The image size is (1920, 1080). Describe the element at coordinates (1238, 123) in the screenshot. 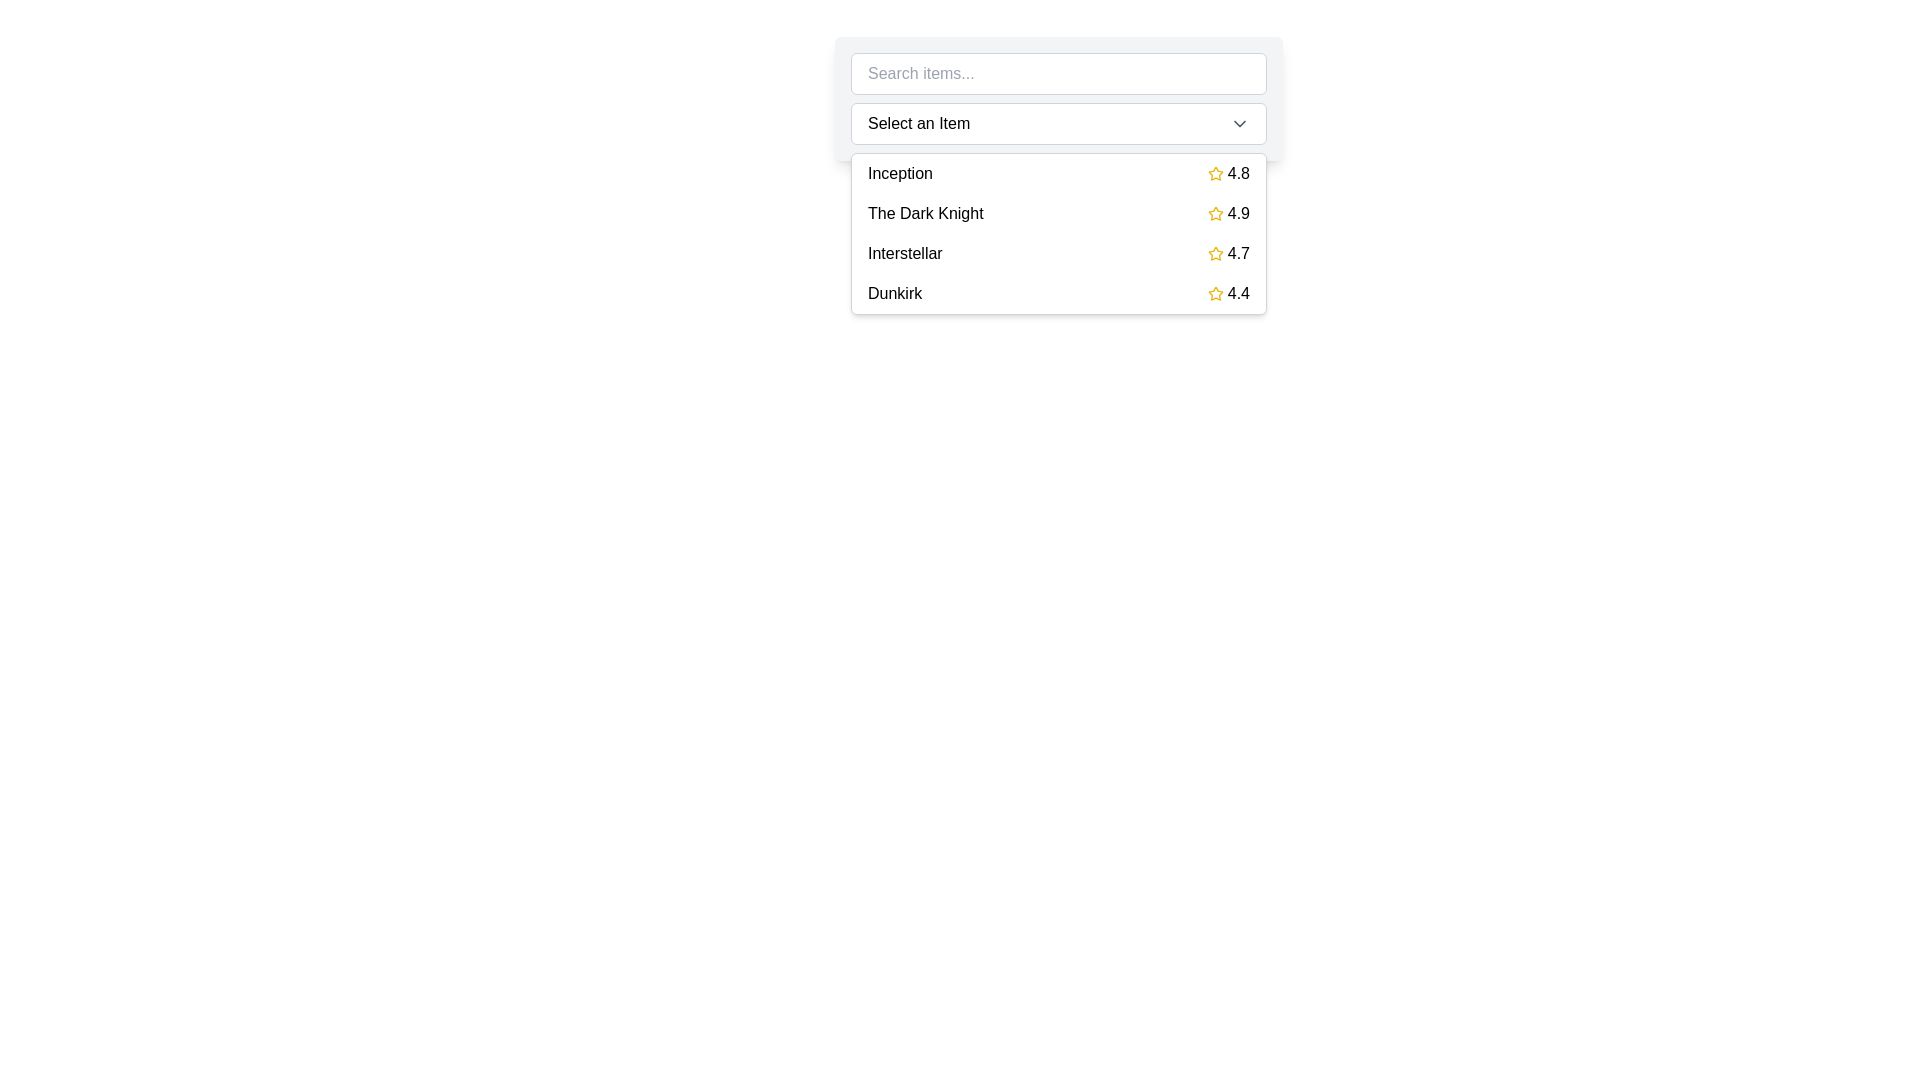

I see `the gray downward-pointing chevron icon located on the right side of the 'Select an Item' dropdown menu` at that location.